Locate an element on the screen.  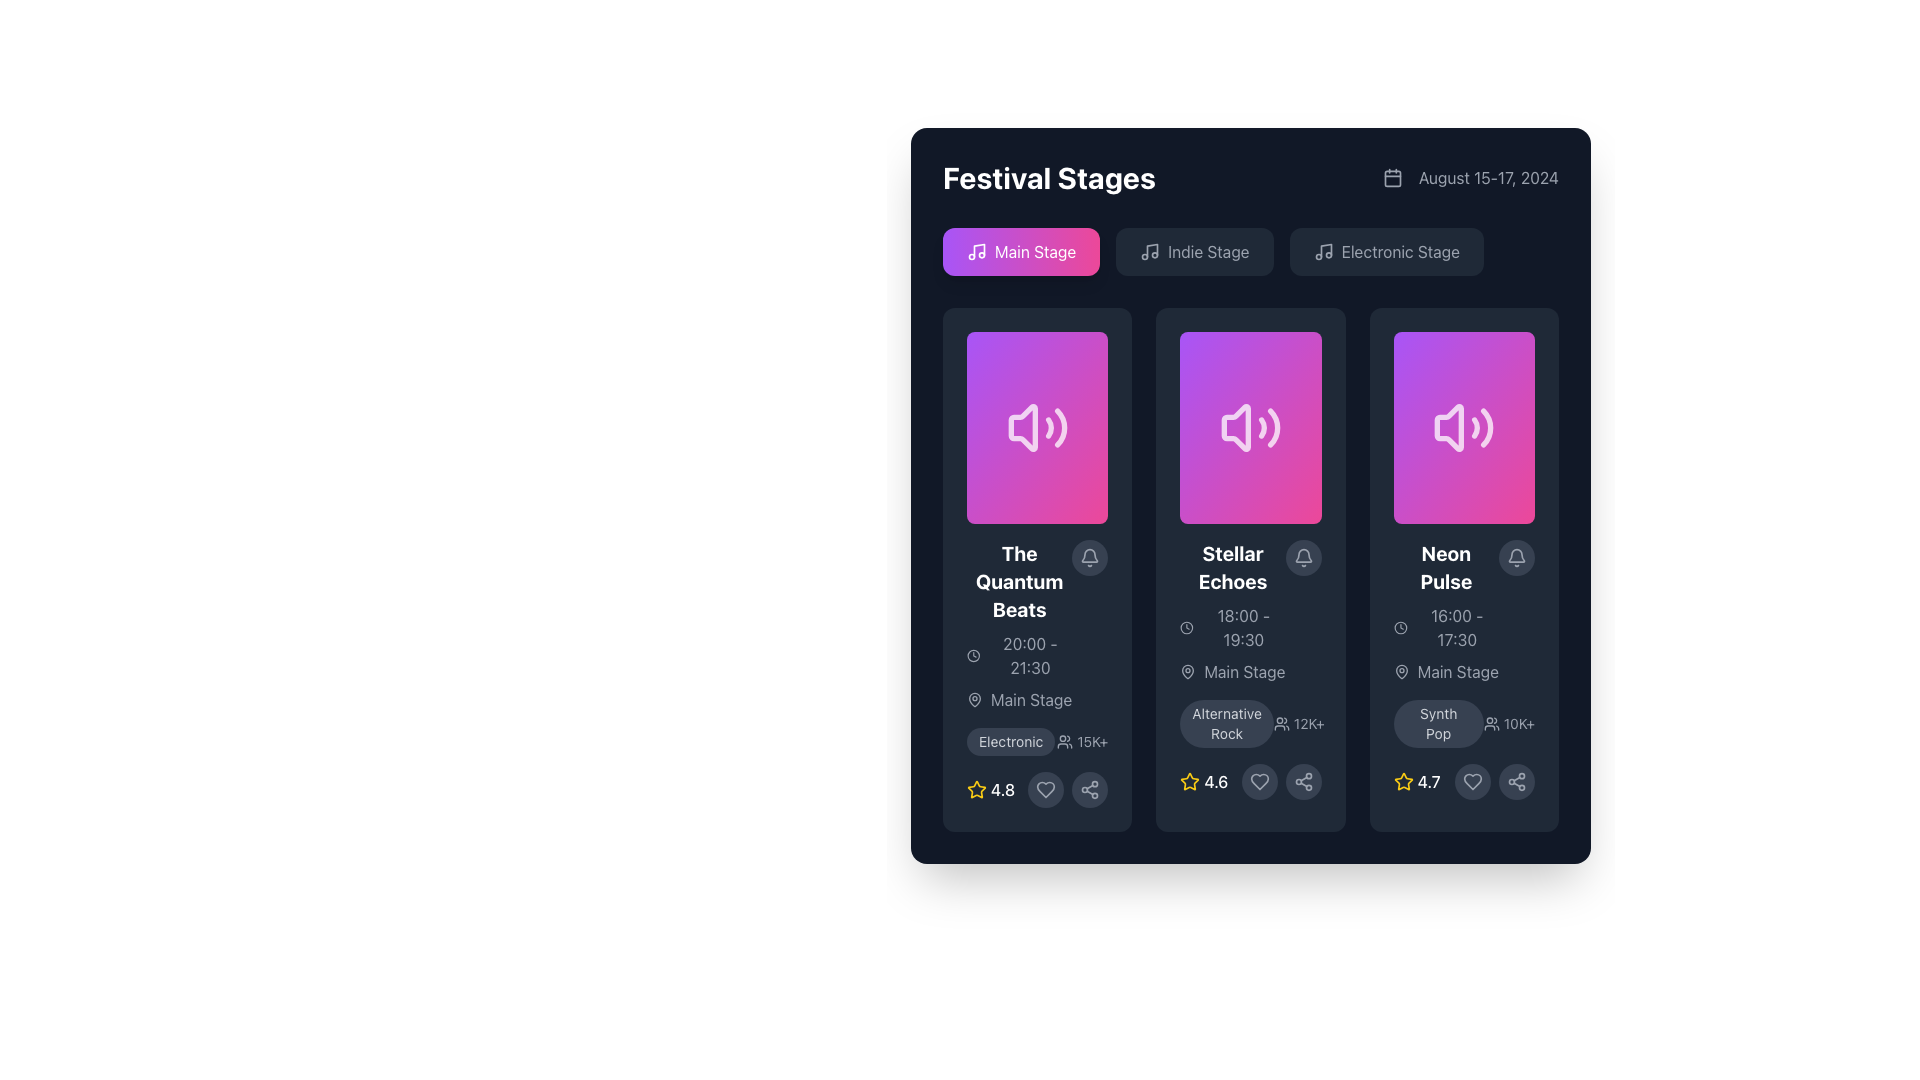
the small speaker icon with sound waves on the left side of the second card in a three-column layout is located at coordinates (1235, 427).